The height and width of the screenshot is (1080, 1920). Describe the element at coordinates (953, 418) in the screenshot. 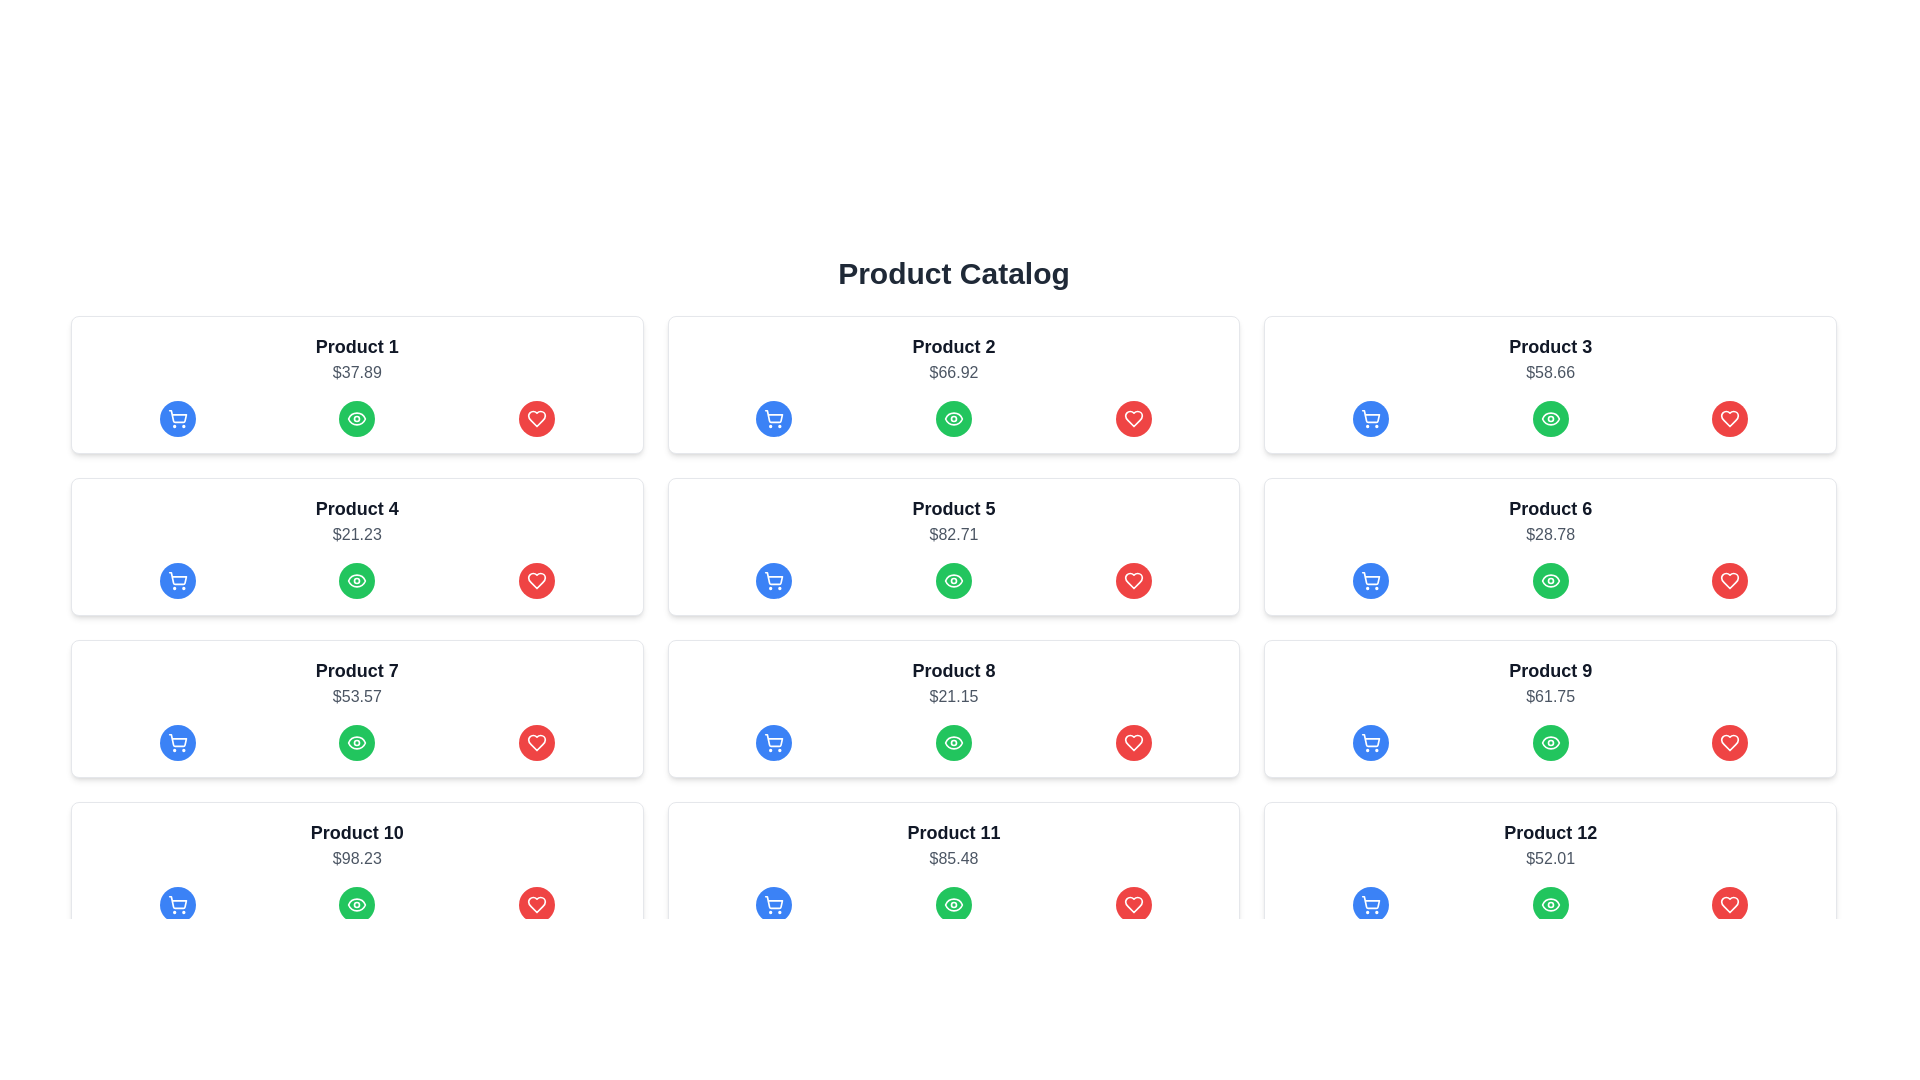

I see `the green circular icon button with an eye symbol located in the action bar of 'Product 2' card` at that location.